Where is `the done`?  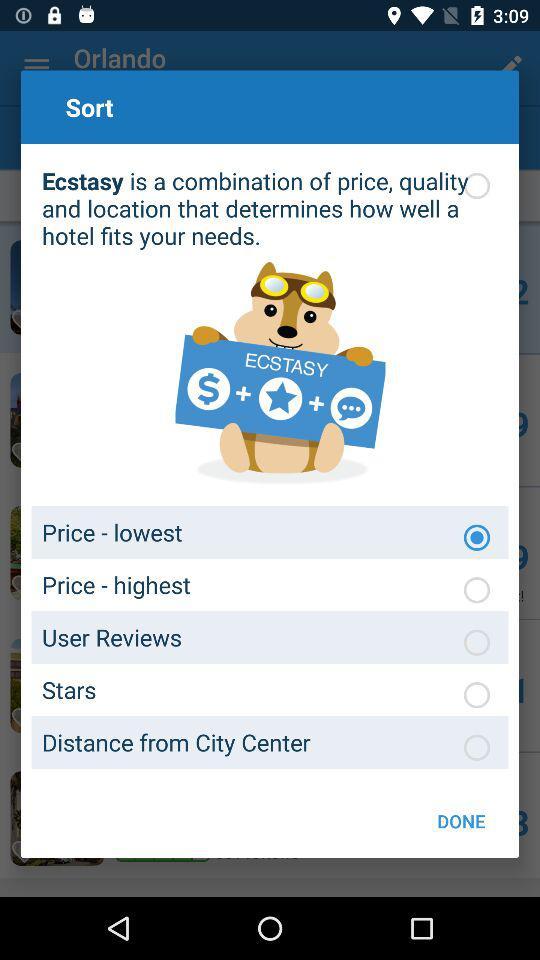
the done is located at coordinates (461, 821).